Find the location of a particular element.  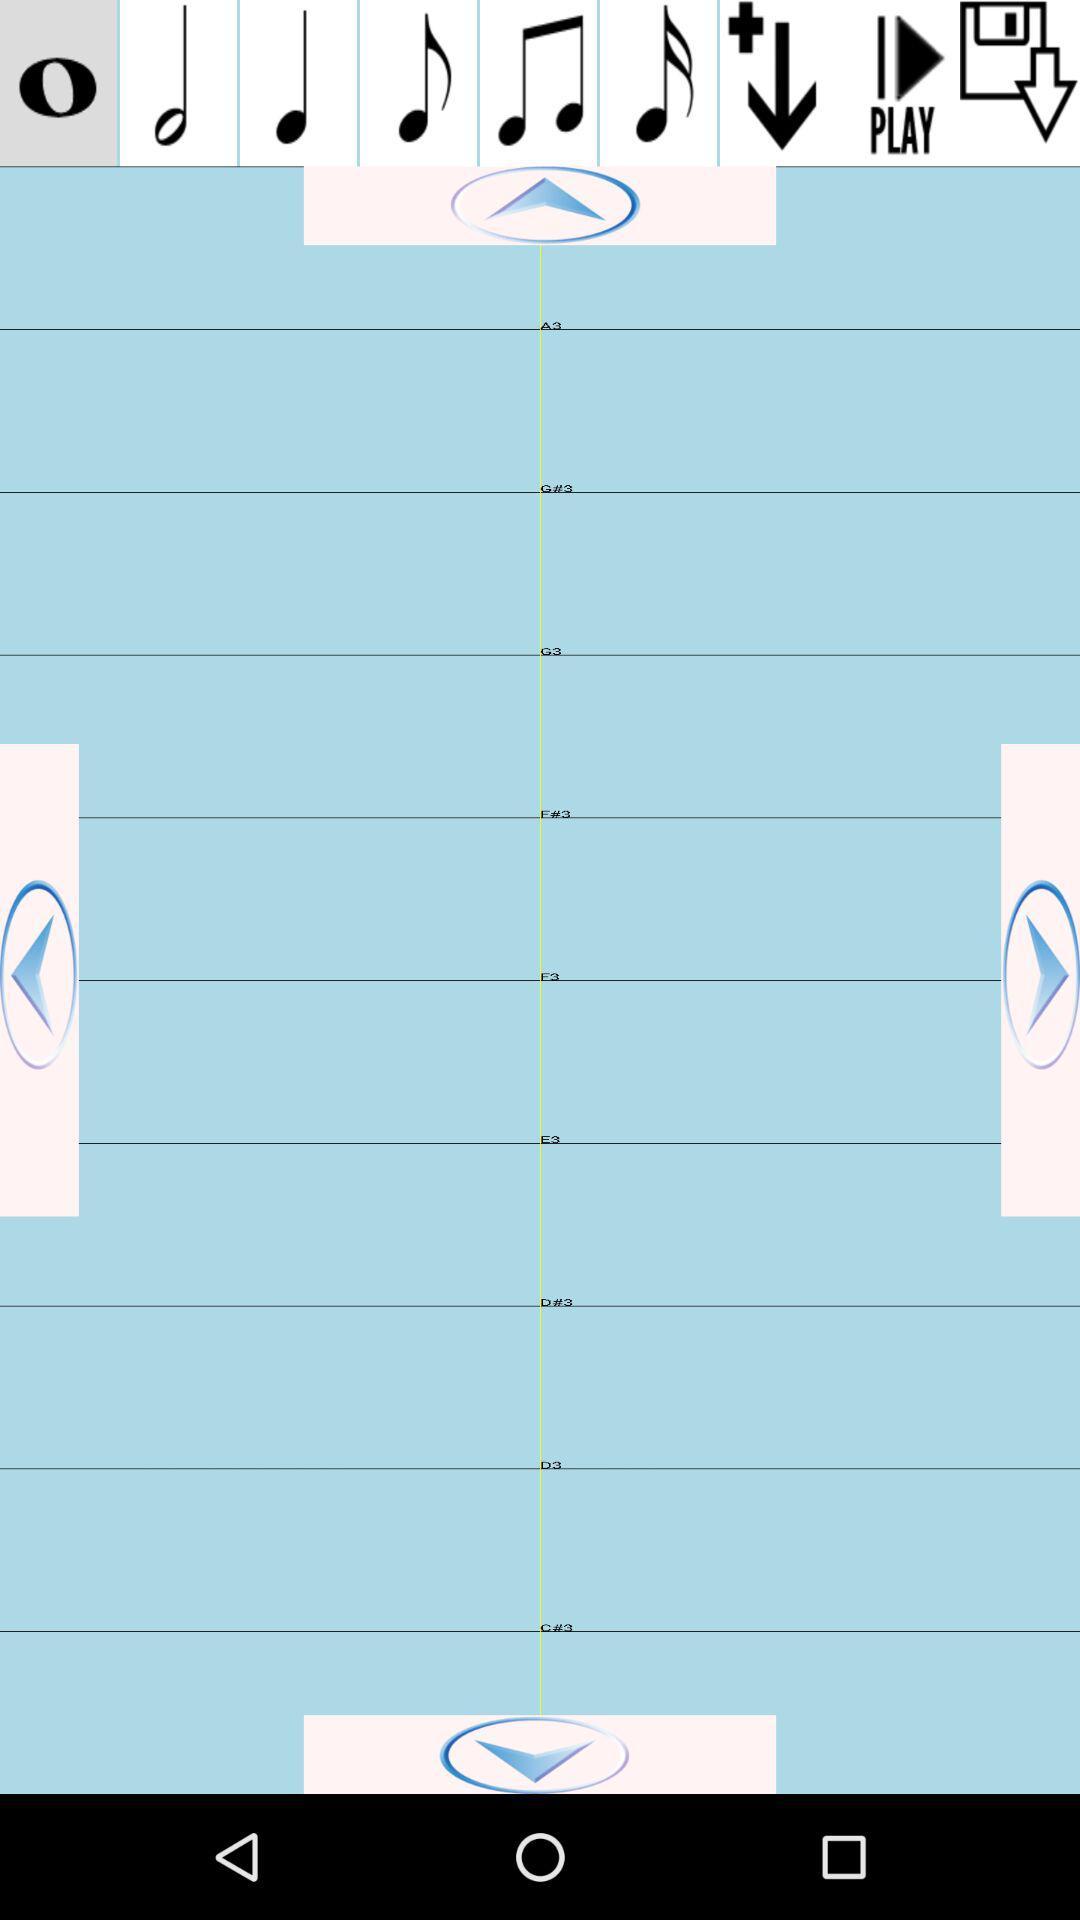

eject out button is located at coordinates (1019, 82).